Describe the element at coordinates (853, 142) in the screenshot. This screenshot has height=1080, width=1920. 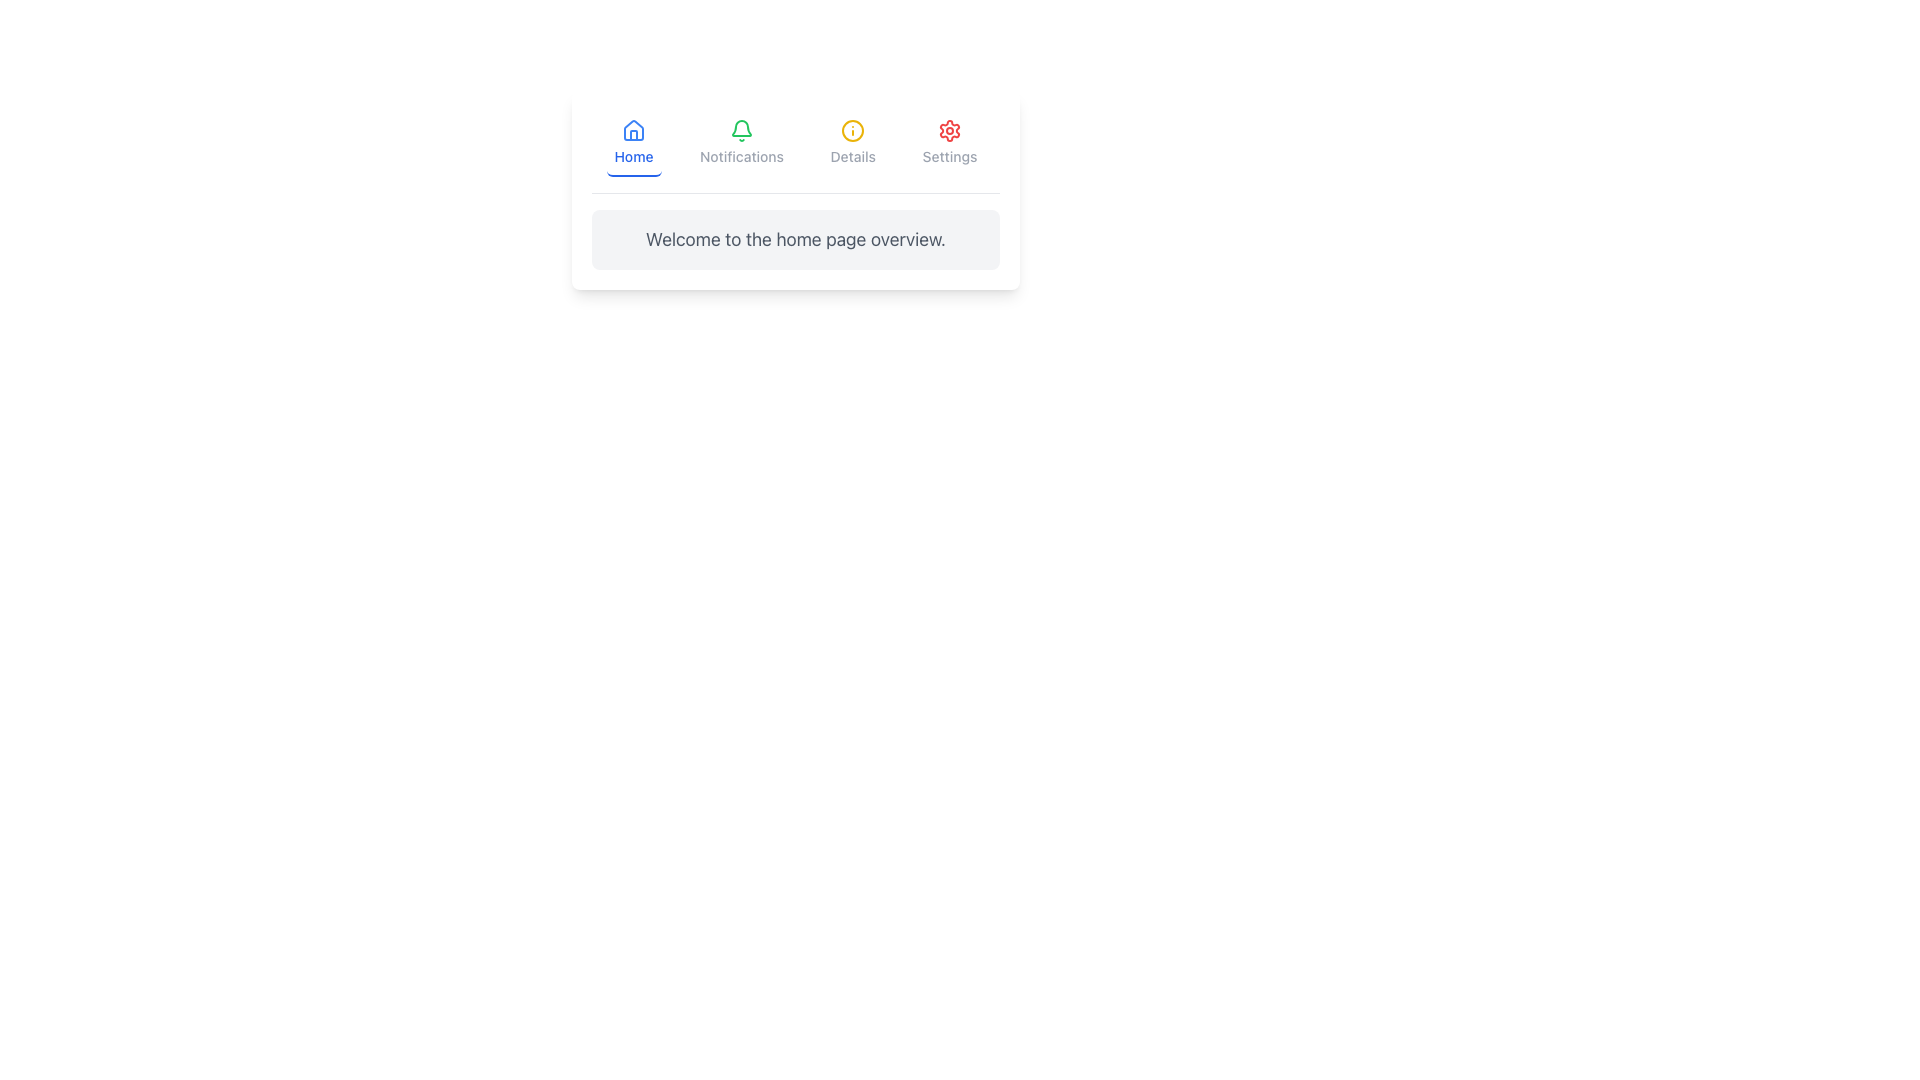
I see `the 'Details' button which is a yellow circular icon with an 'i' symbol and a label beneath it` at that location.